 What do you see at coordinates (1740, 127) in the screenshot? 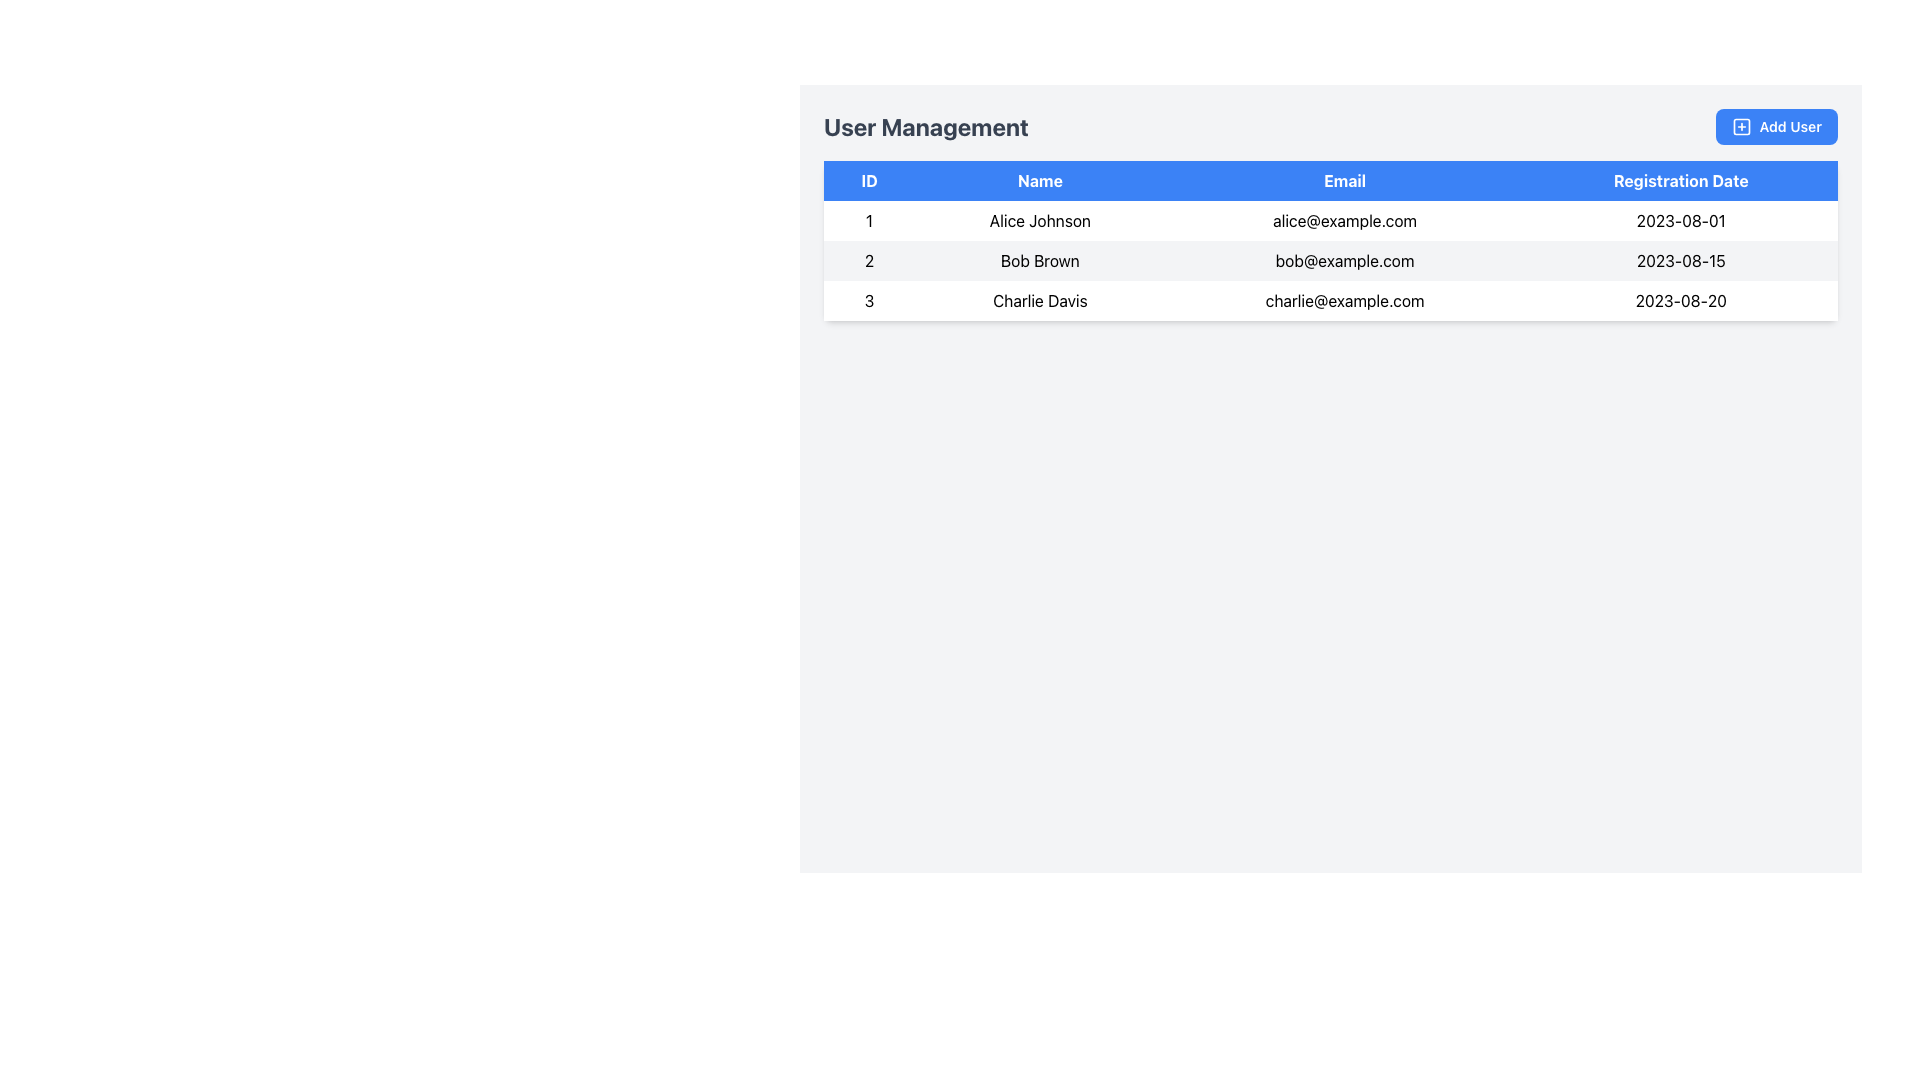
I see `the blue square button-like icon with a white plus symbol that is part of the 'Add User' button located in the top-right corner of the user management interface` at bounding box center [1740, 127].